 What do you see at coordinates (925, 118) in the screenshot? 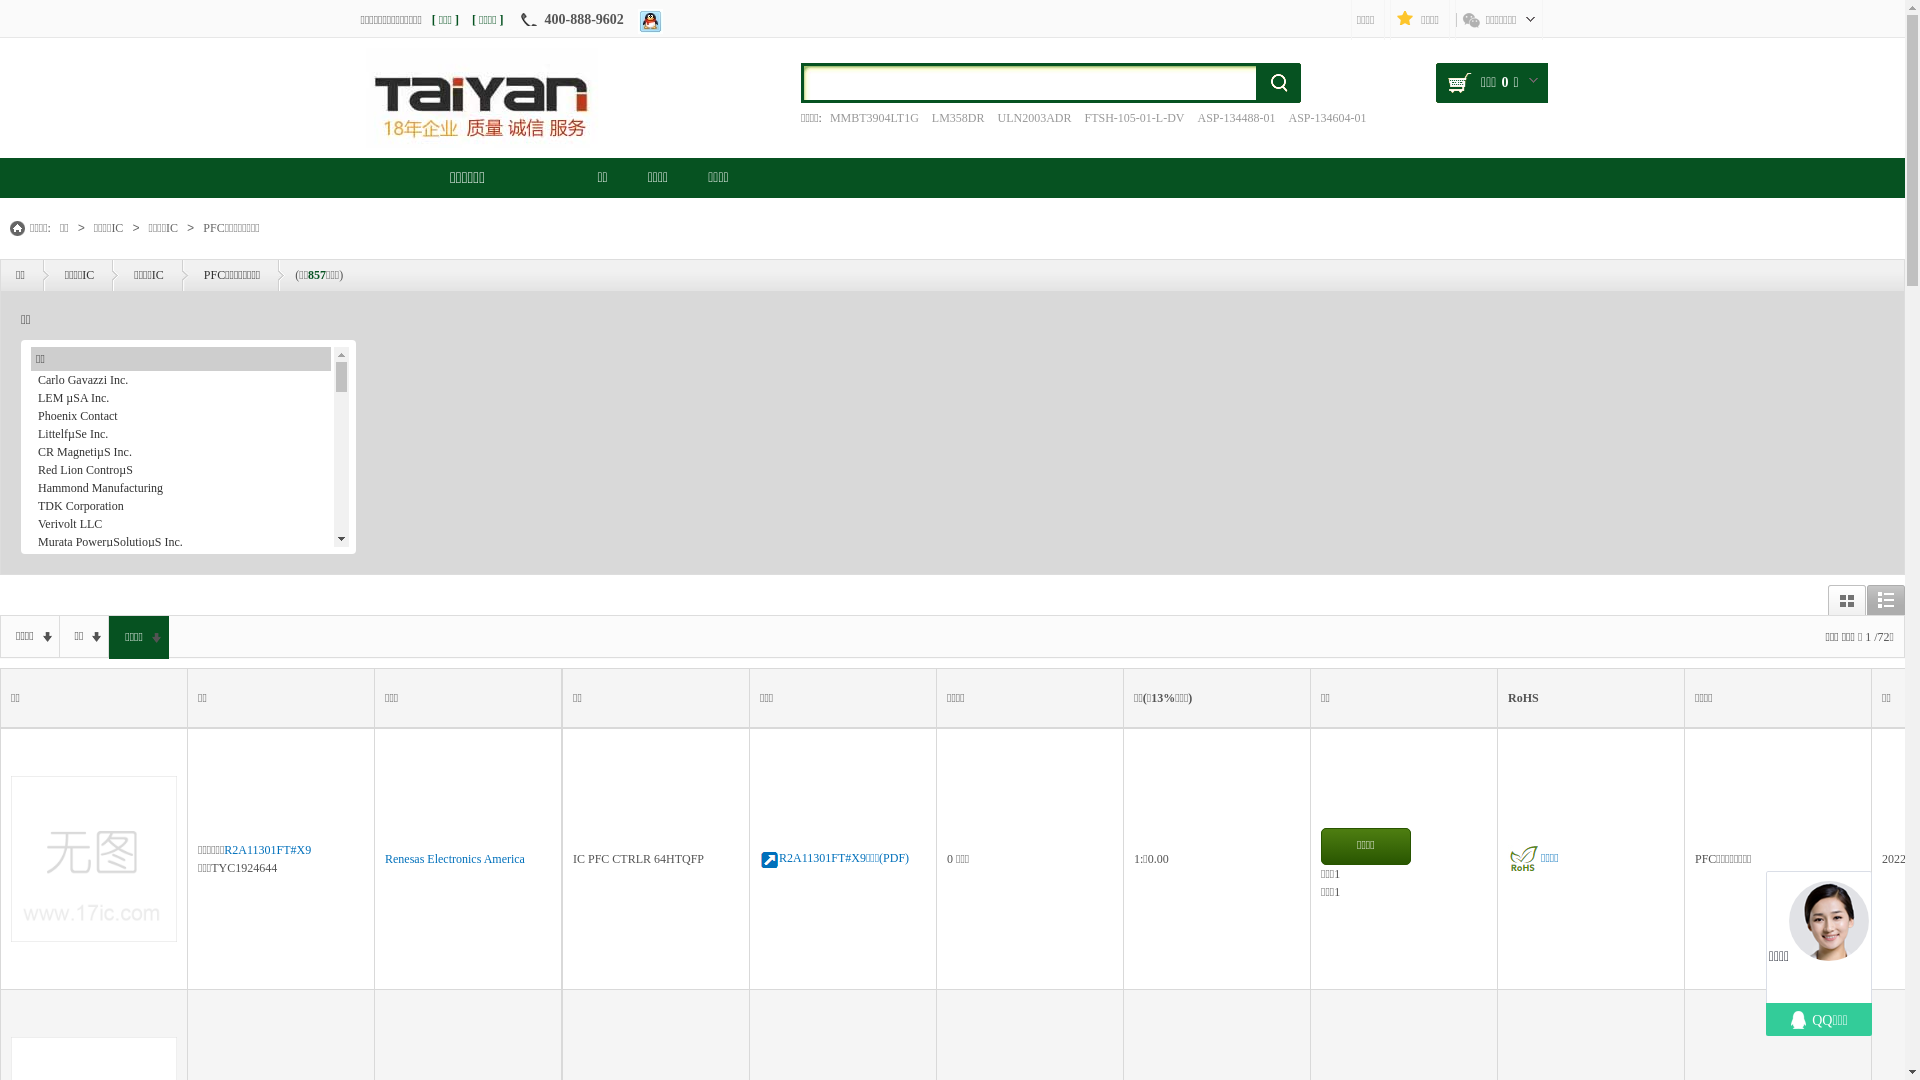
I see `'LM358DR'` at bounding box center [925, 118].